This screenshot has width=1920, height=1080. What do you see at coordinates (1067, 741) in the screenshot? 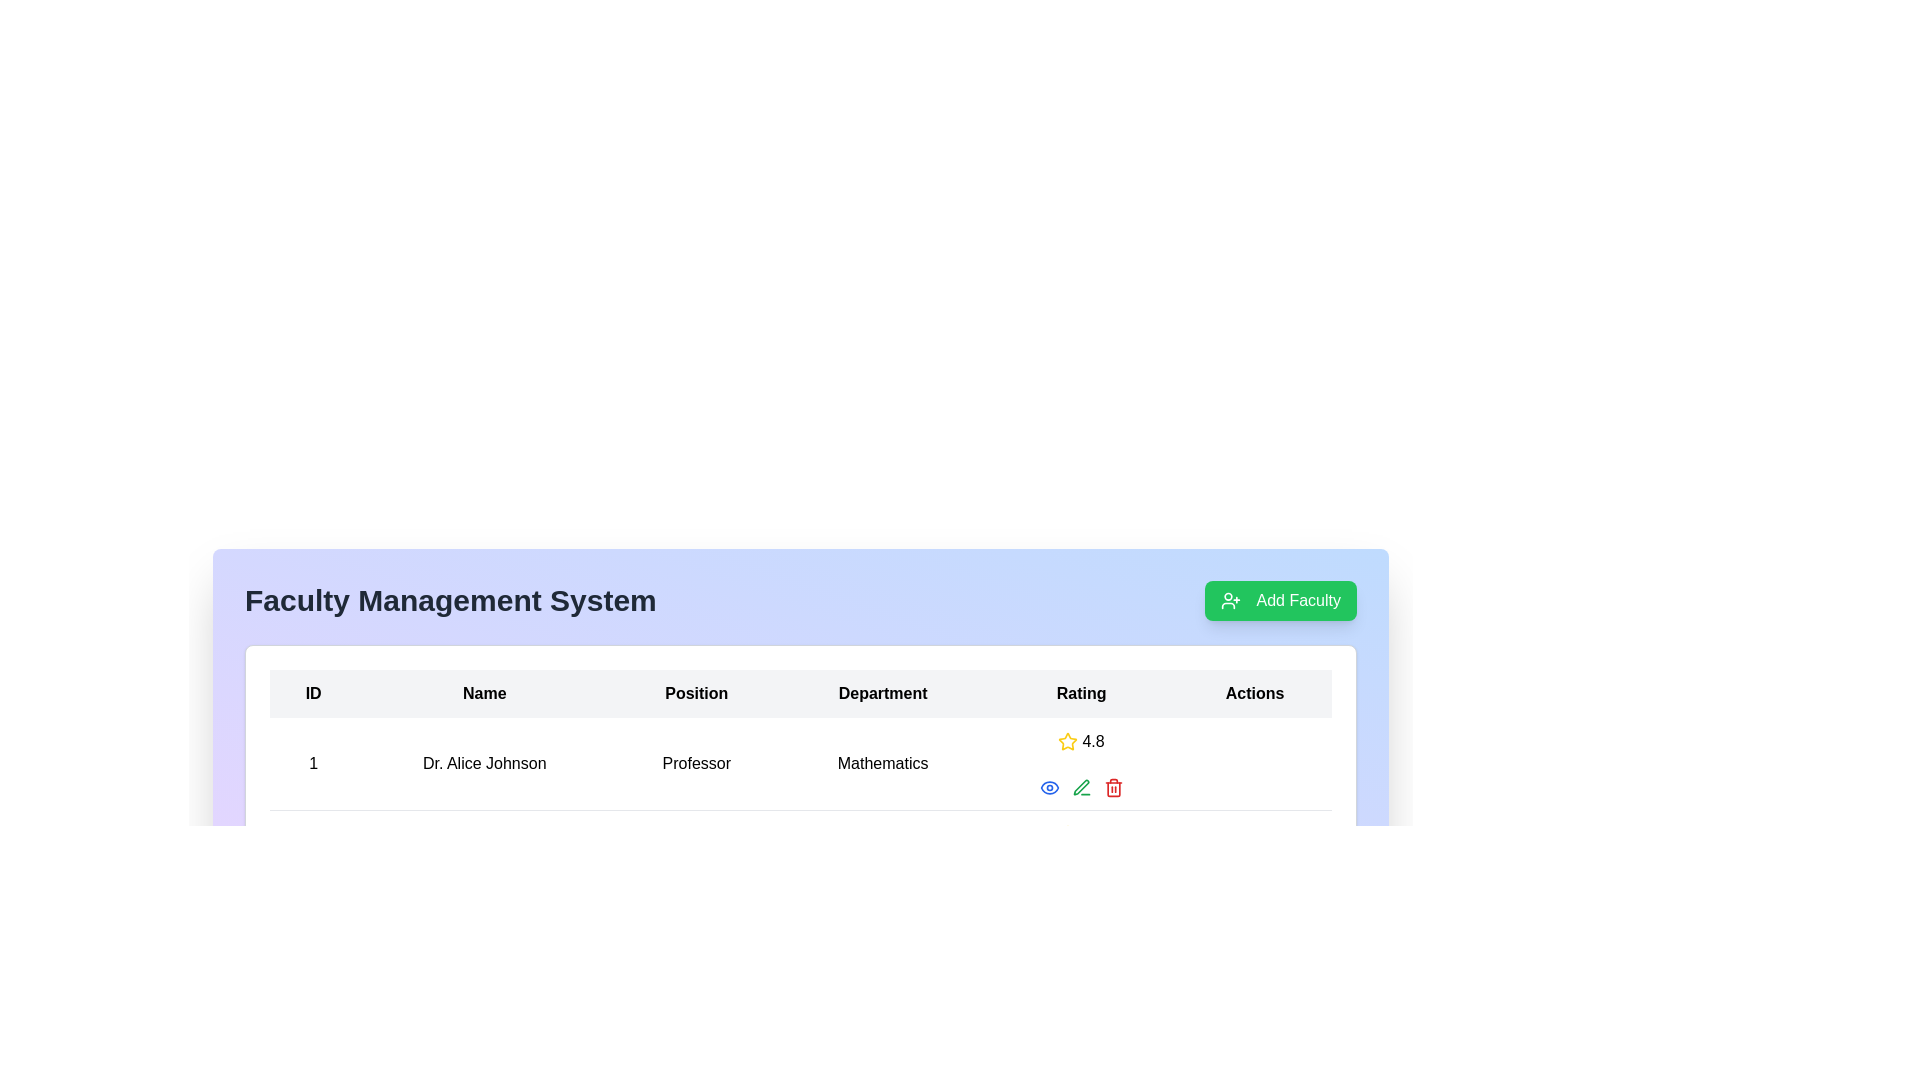
I see `the Star icon representing a high rating of 4.8 out of 5 located` at bounding box center [1067, 741].